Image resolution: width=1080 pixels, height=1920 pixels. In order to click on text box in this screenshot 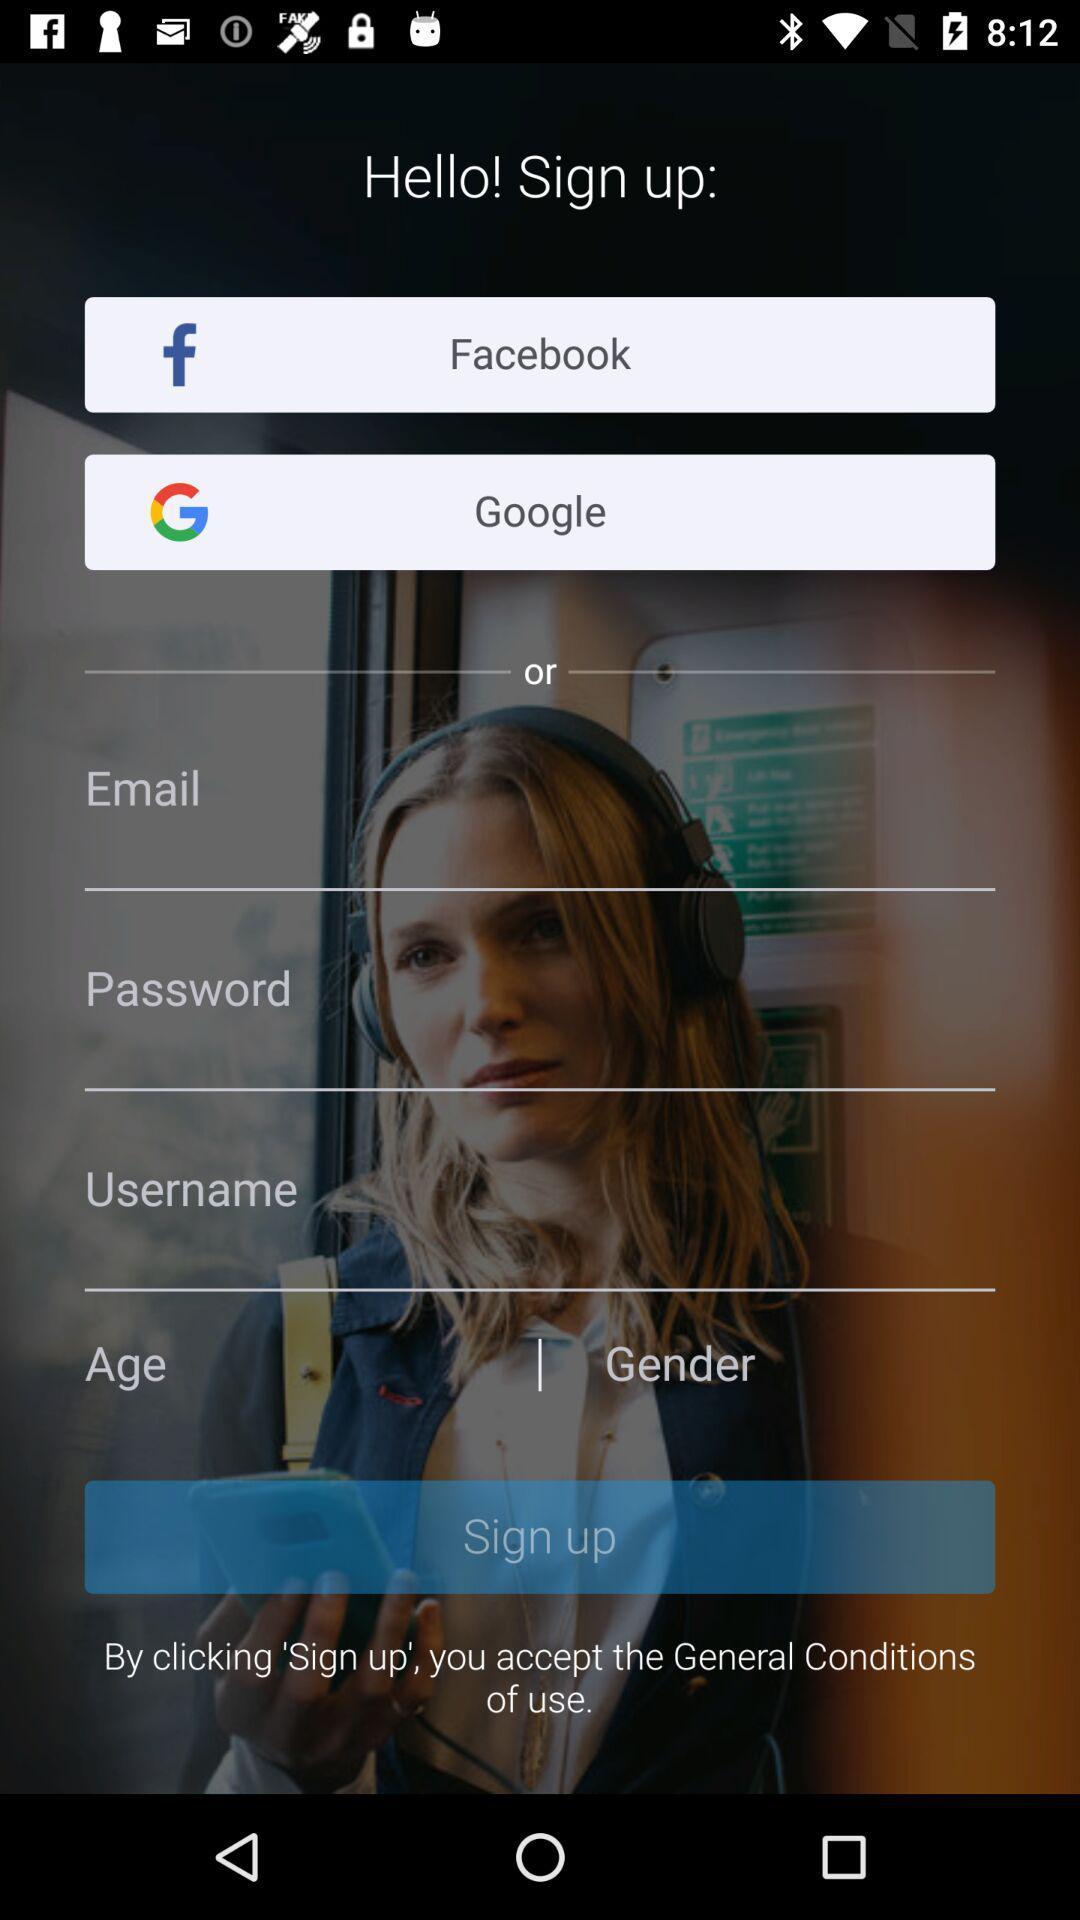, I will do `click(540, 1189)`.